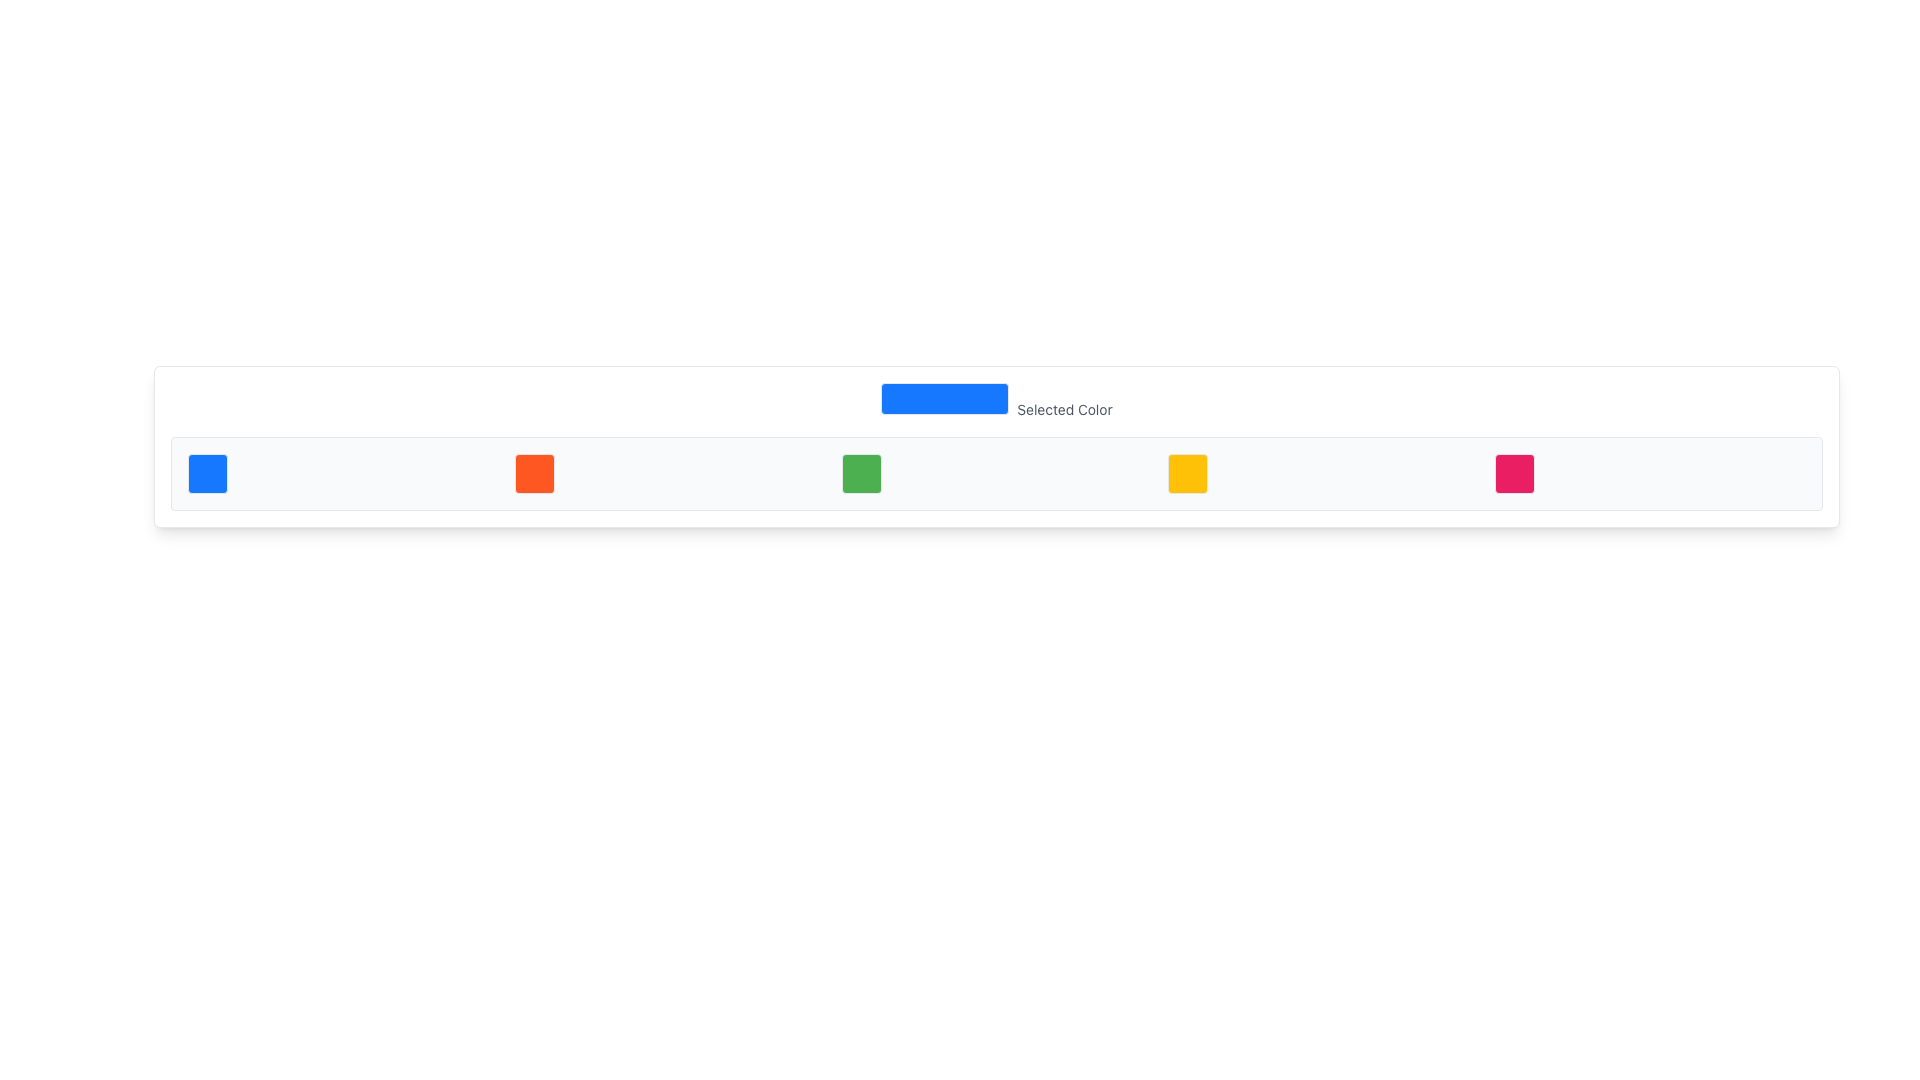  What do you see at coordinates (944, 398) in the screenshot?
I see `the appearance of the blue rectangular block with rounded edges located to the left of the 'Selected Color' label` at bounding box center [944, 398].